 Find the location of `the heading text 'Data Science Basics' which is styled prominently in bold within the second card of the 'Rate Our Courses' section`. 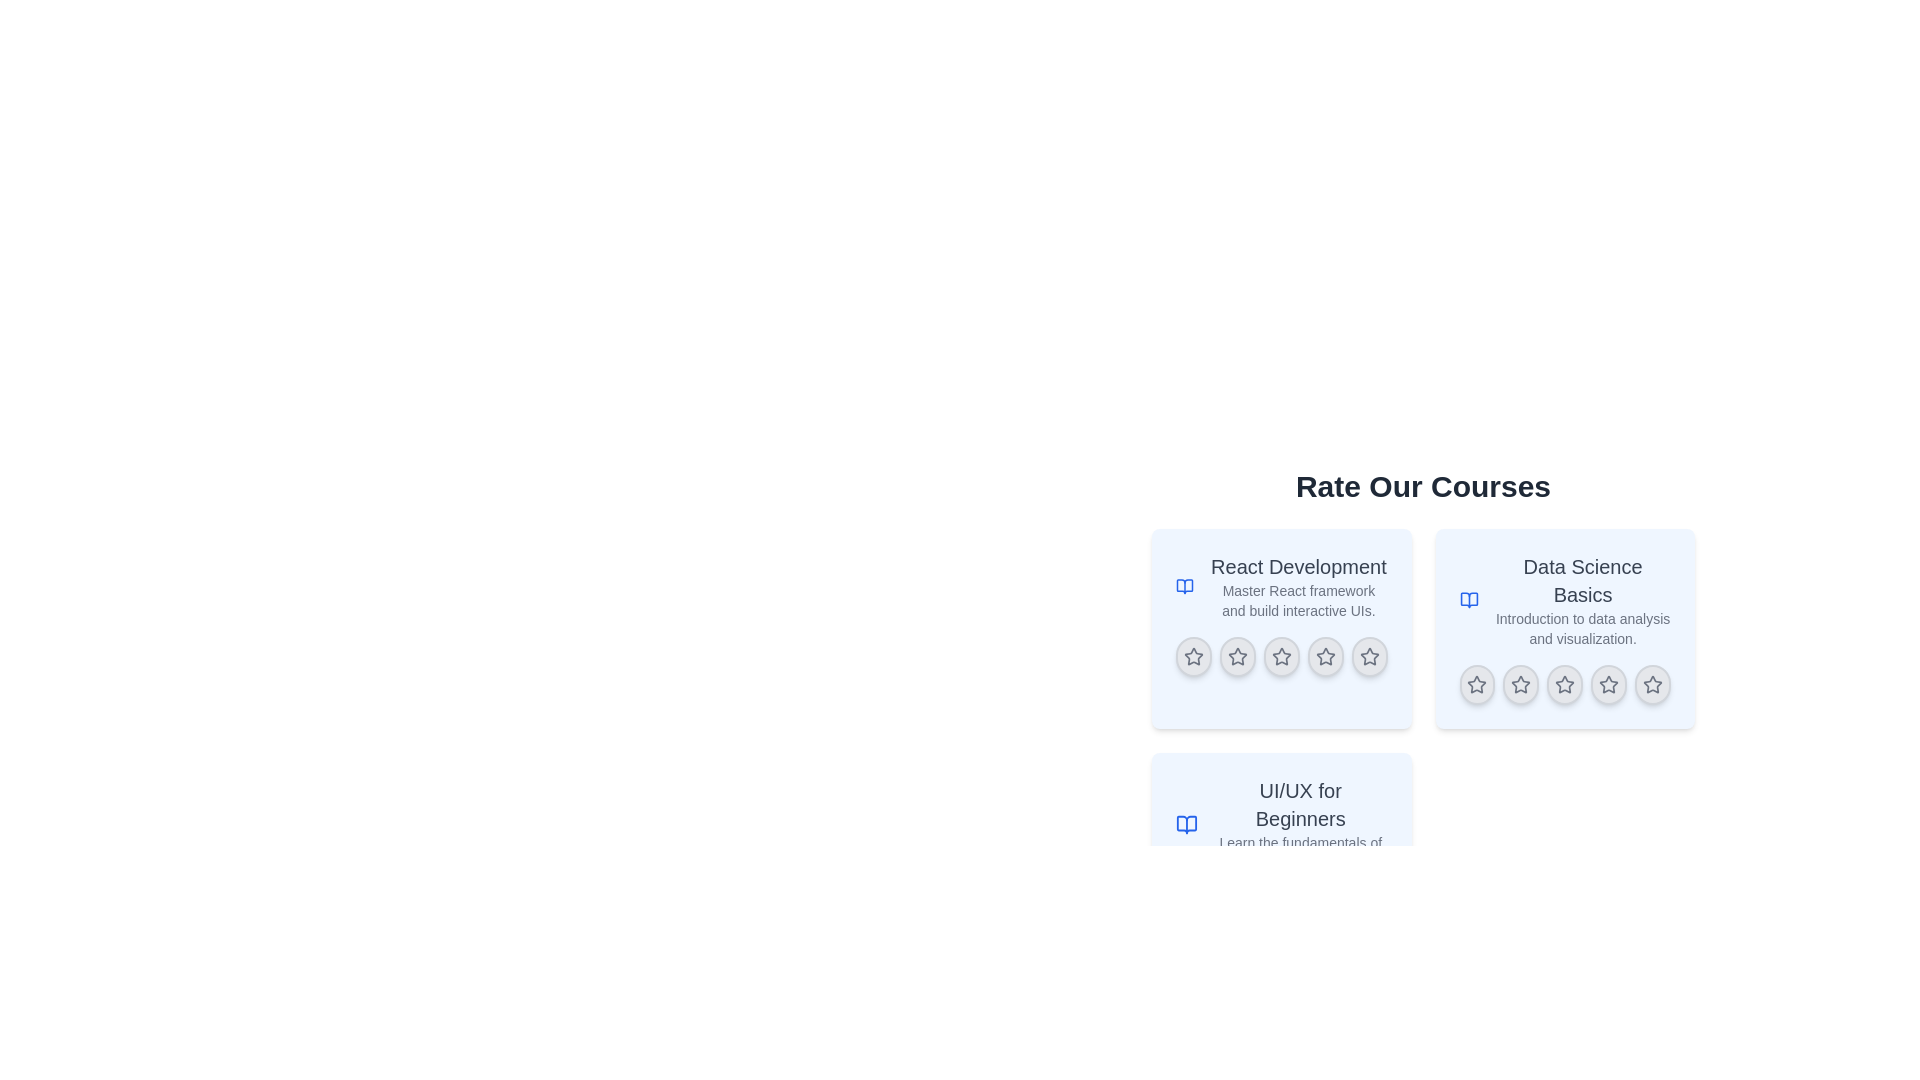

the heading text 'Data Science Basics' which is styled prominently in bold within the second card of the 'Rate Our Courses' section is located at coordinates (1582, 581).